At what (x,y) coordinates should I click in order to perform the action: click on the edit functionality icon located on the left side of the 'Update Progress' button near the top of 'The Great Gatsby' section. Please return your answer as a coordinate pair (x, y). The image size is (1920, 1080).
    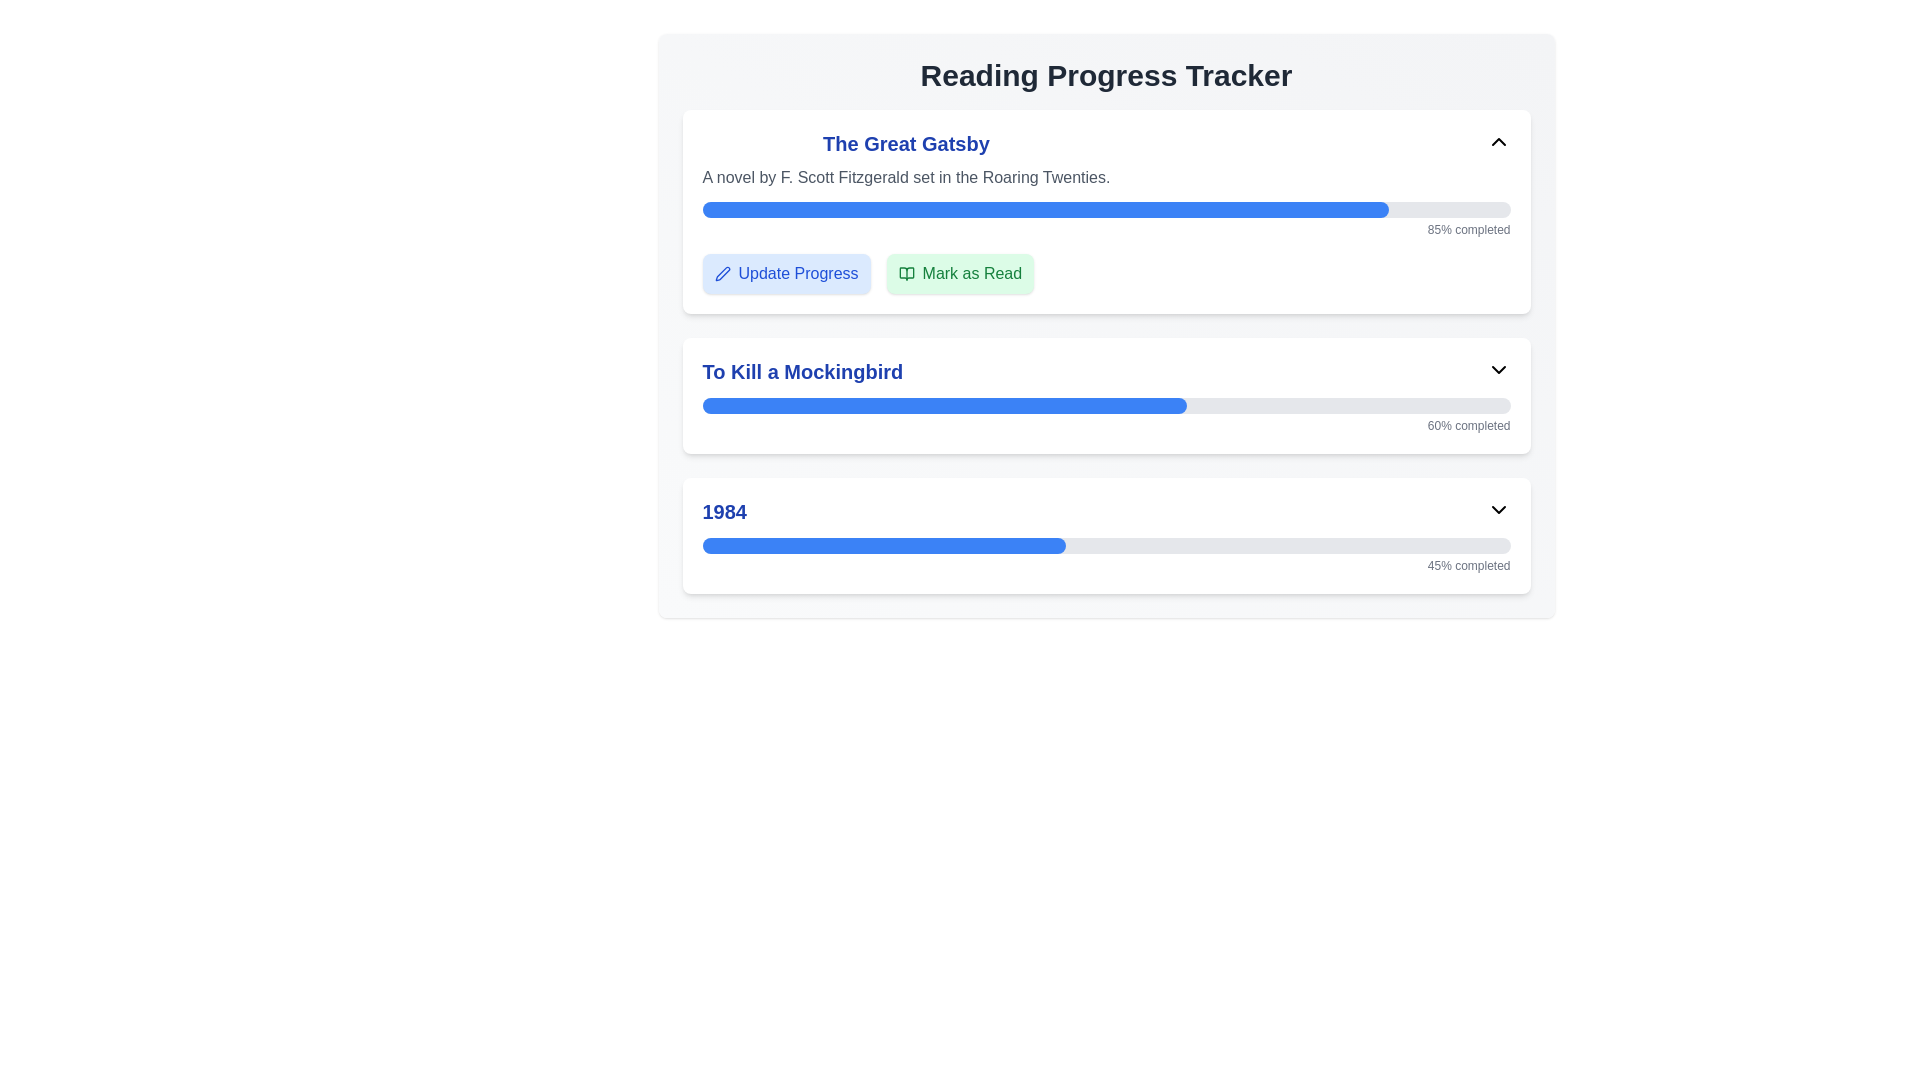
    Looking at the image, I should click on (721, 273).